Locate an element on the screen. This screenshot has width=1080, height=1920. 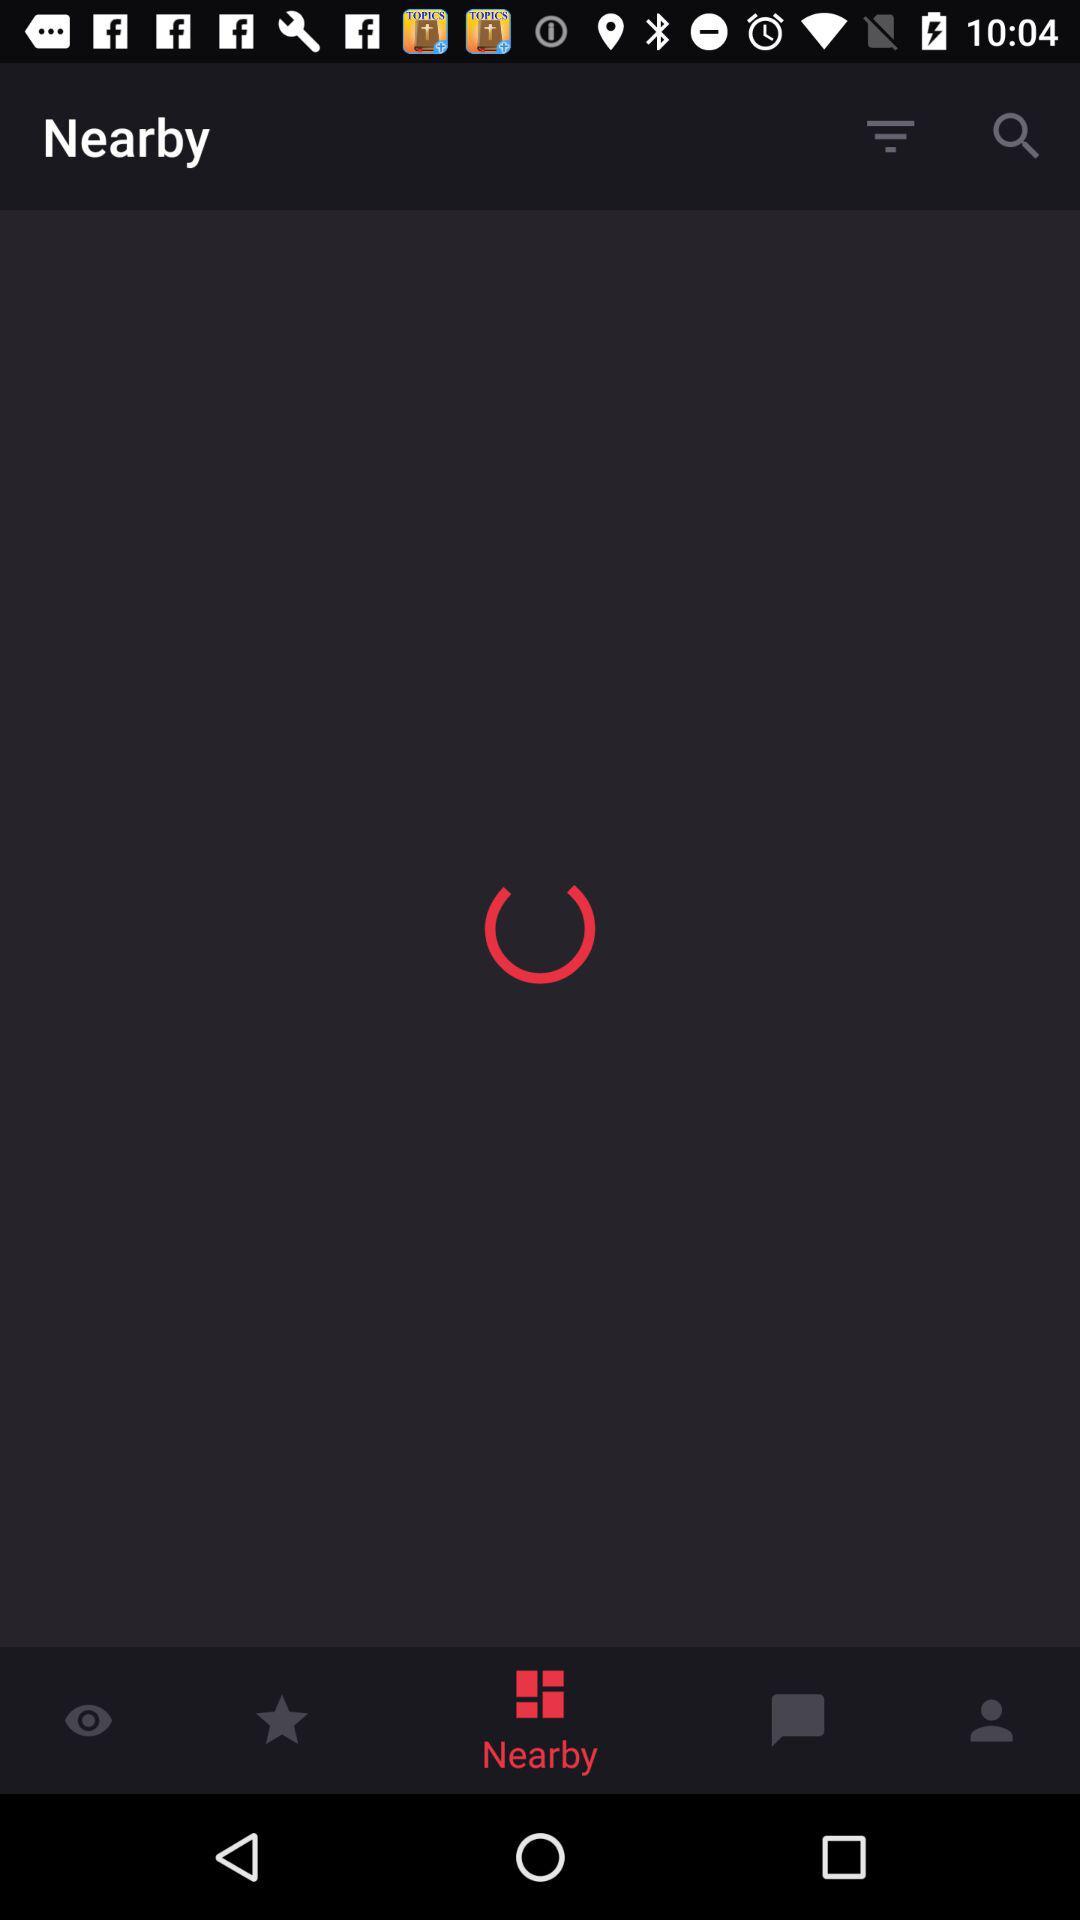
the first button next to nearby at top of the page is located at coordinates (890, 136).